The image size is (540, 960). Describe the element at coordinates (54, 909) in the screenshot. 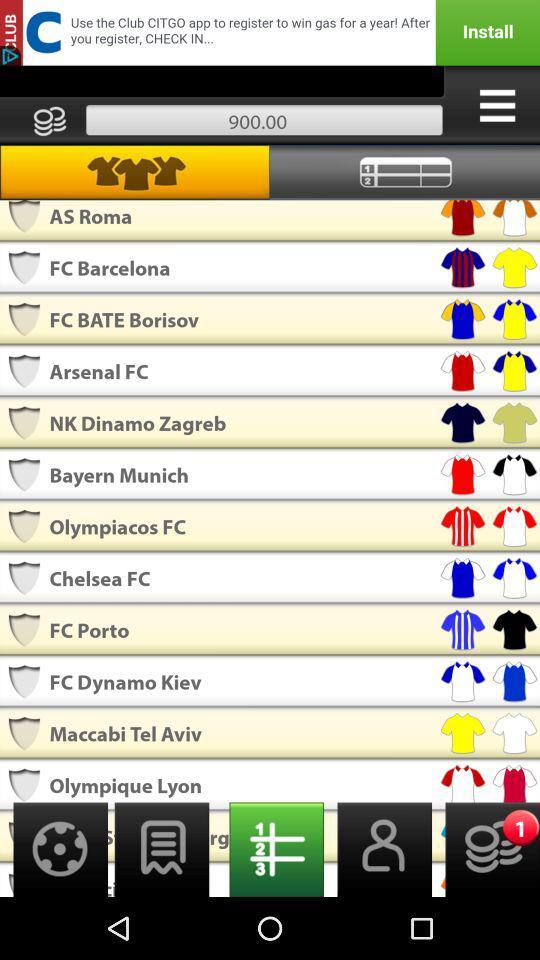

I see `the settings icon` at that location.